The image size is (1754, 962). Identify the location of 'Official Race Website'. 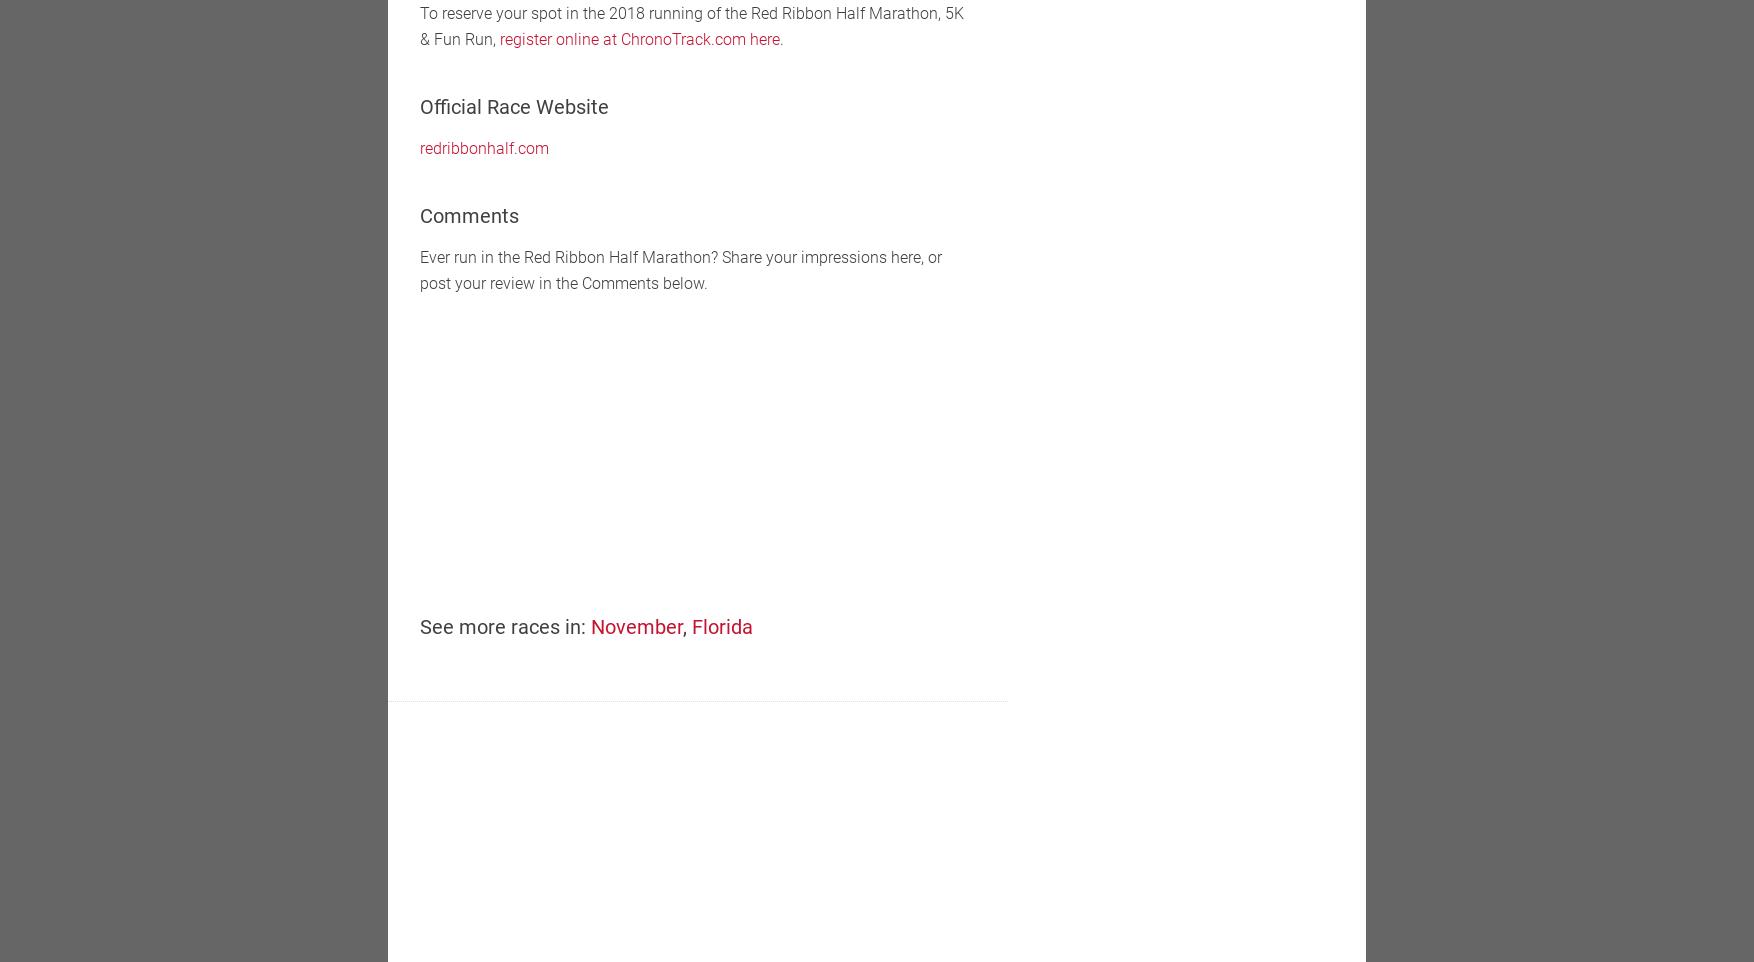
(513, 105).